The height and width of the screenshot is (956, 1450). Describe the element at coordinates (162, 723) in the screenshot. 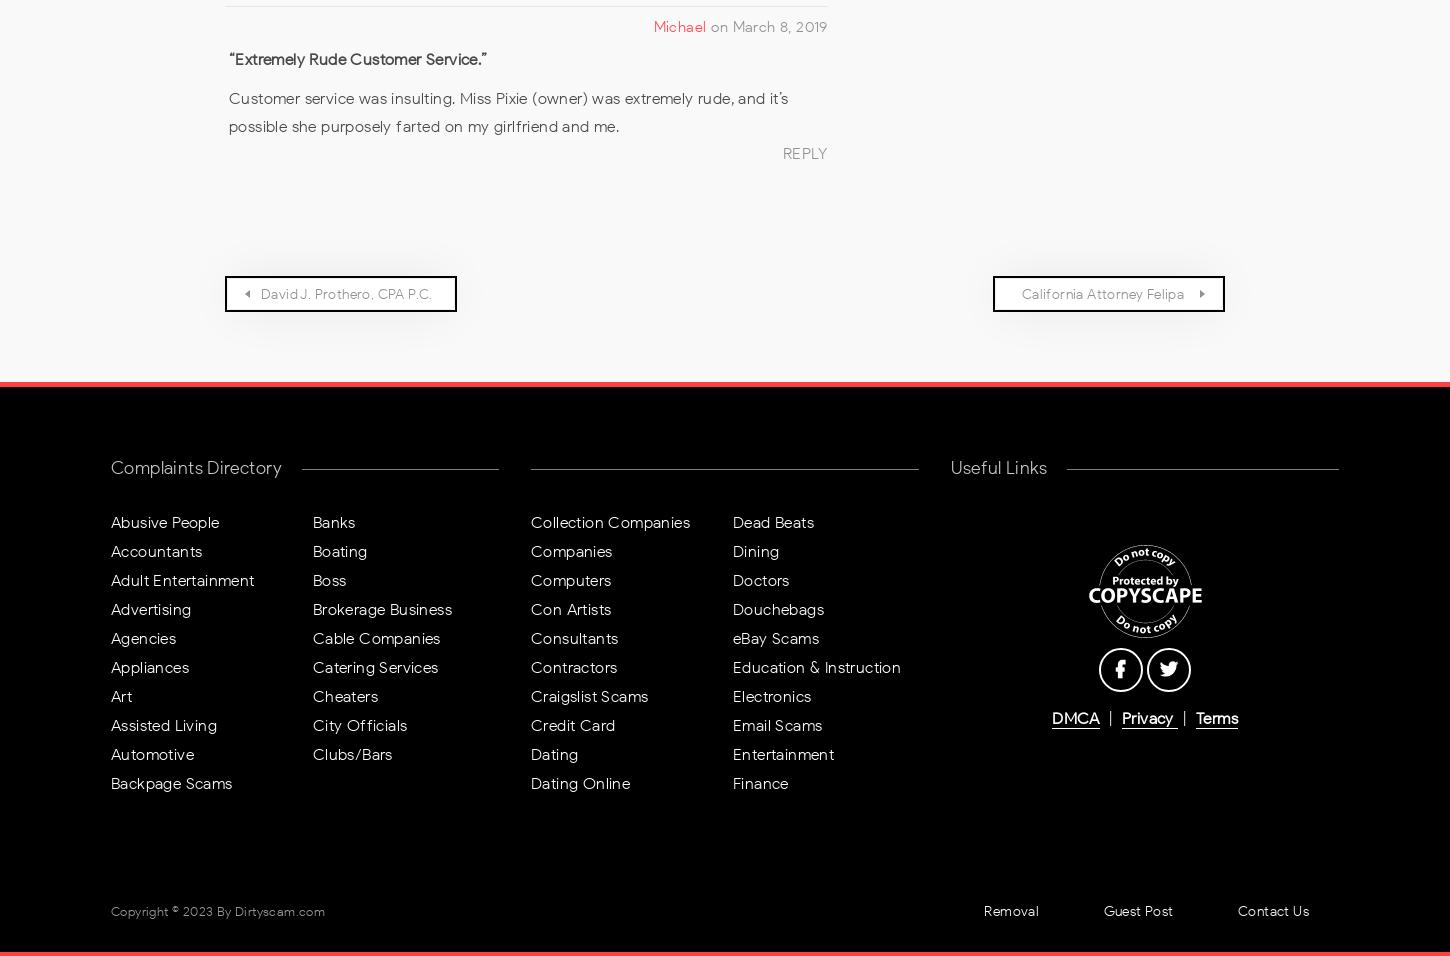

I see `'Assisted Living'` at that location.